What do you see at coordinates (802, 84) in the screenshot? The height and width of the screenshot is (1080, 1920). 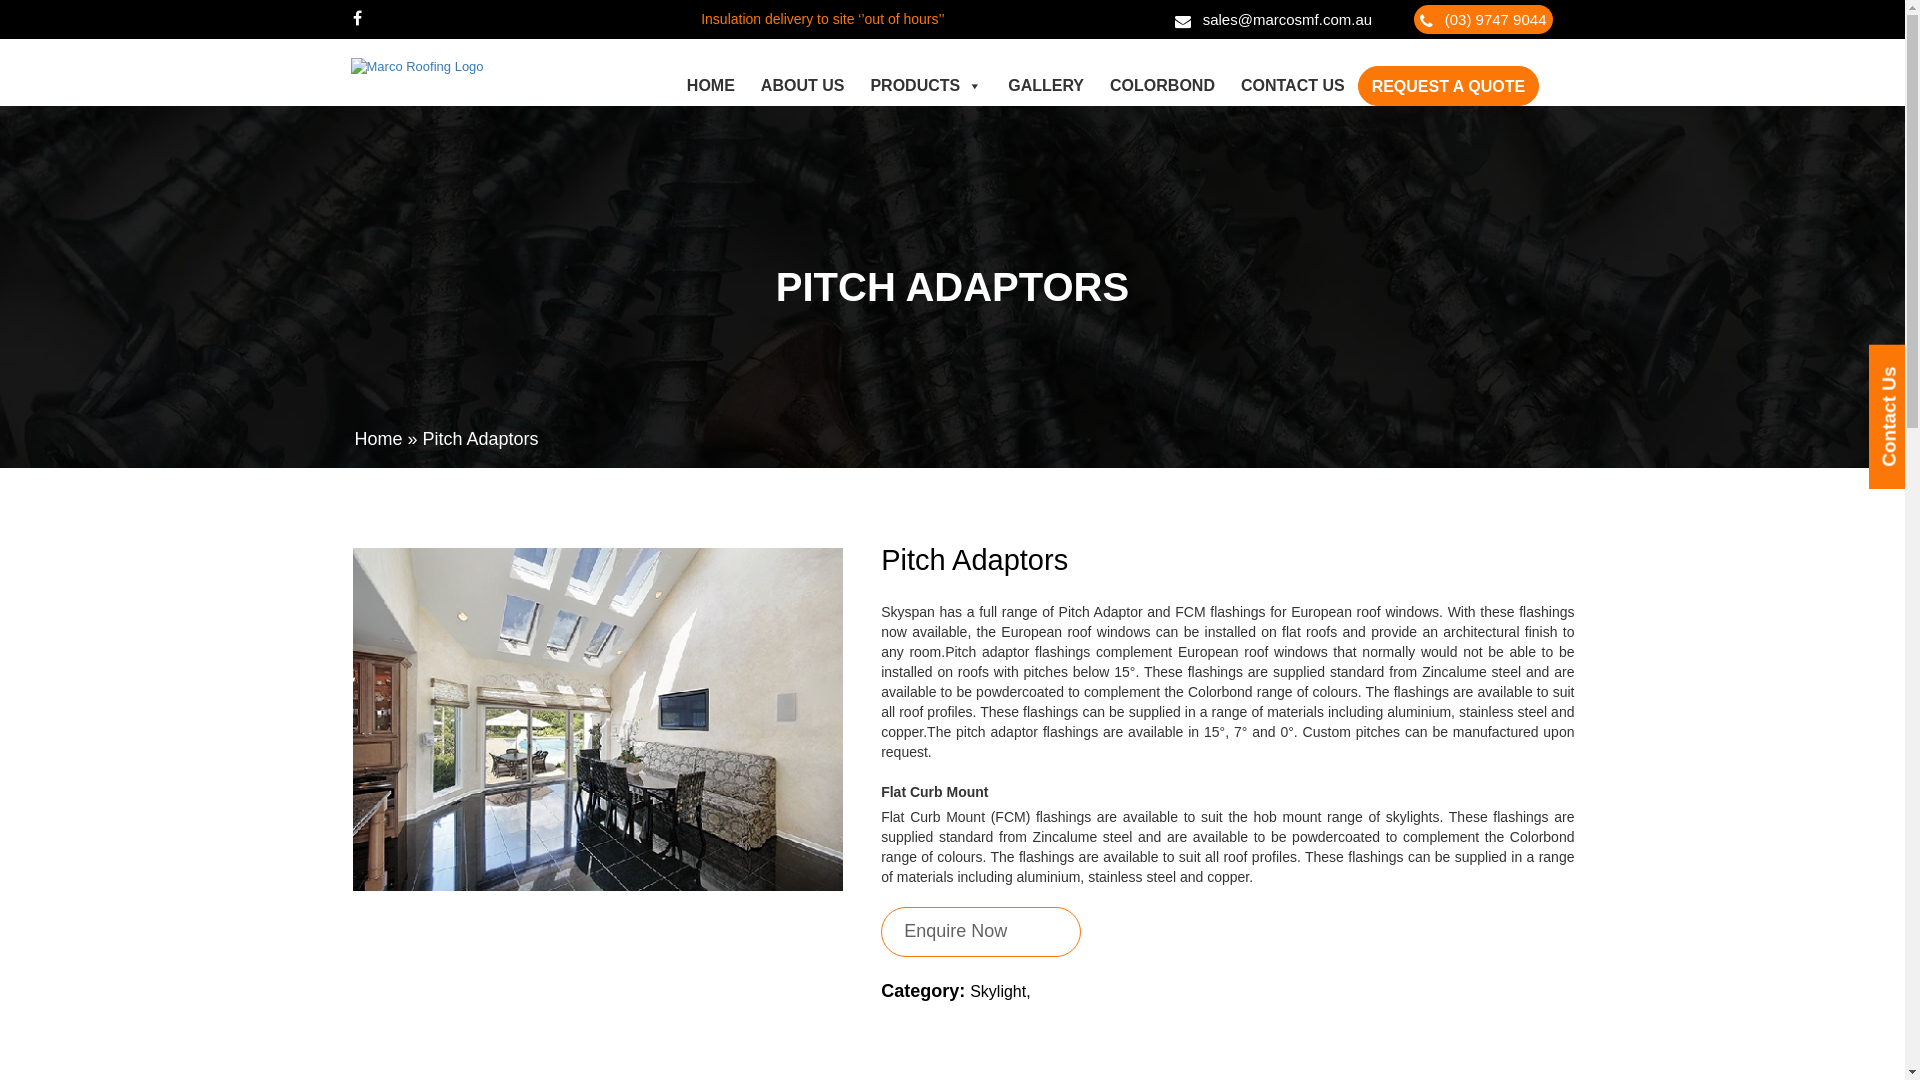 I see `'ABOUT US'` at bounding box center [802, 84].